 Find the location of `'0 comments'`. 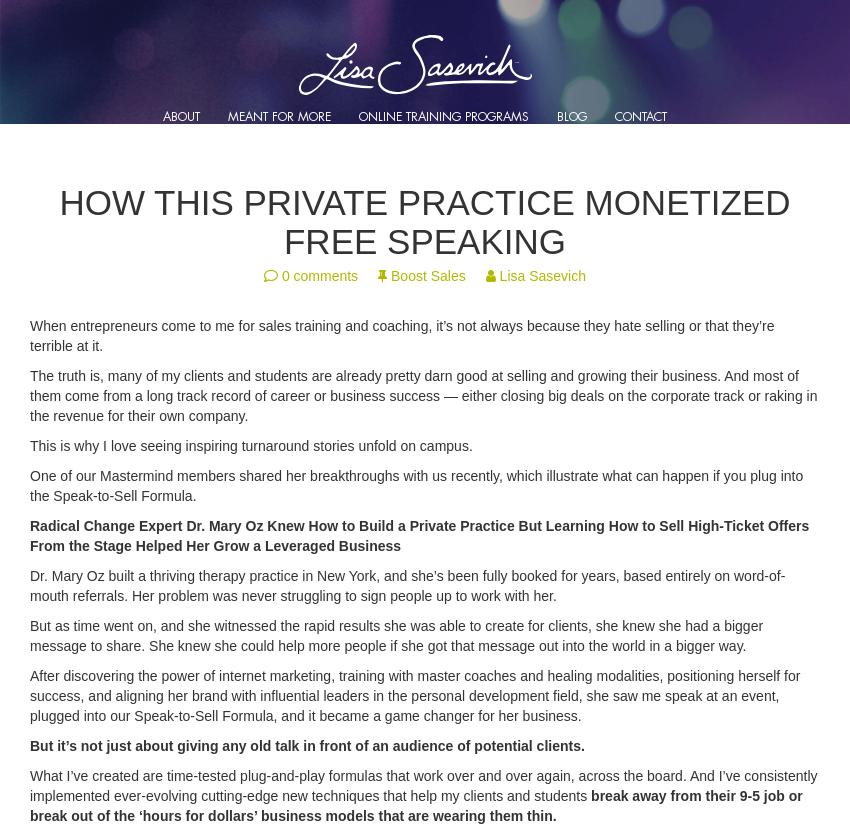

'0 comments' is located at coordinates (319, 275).